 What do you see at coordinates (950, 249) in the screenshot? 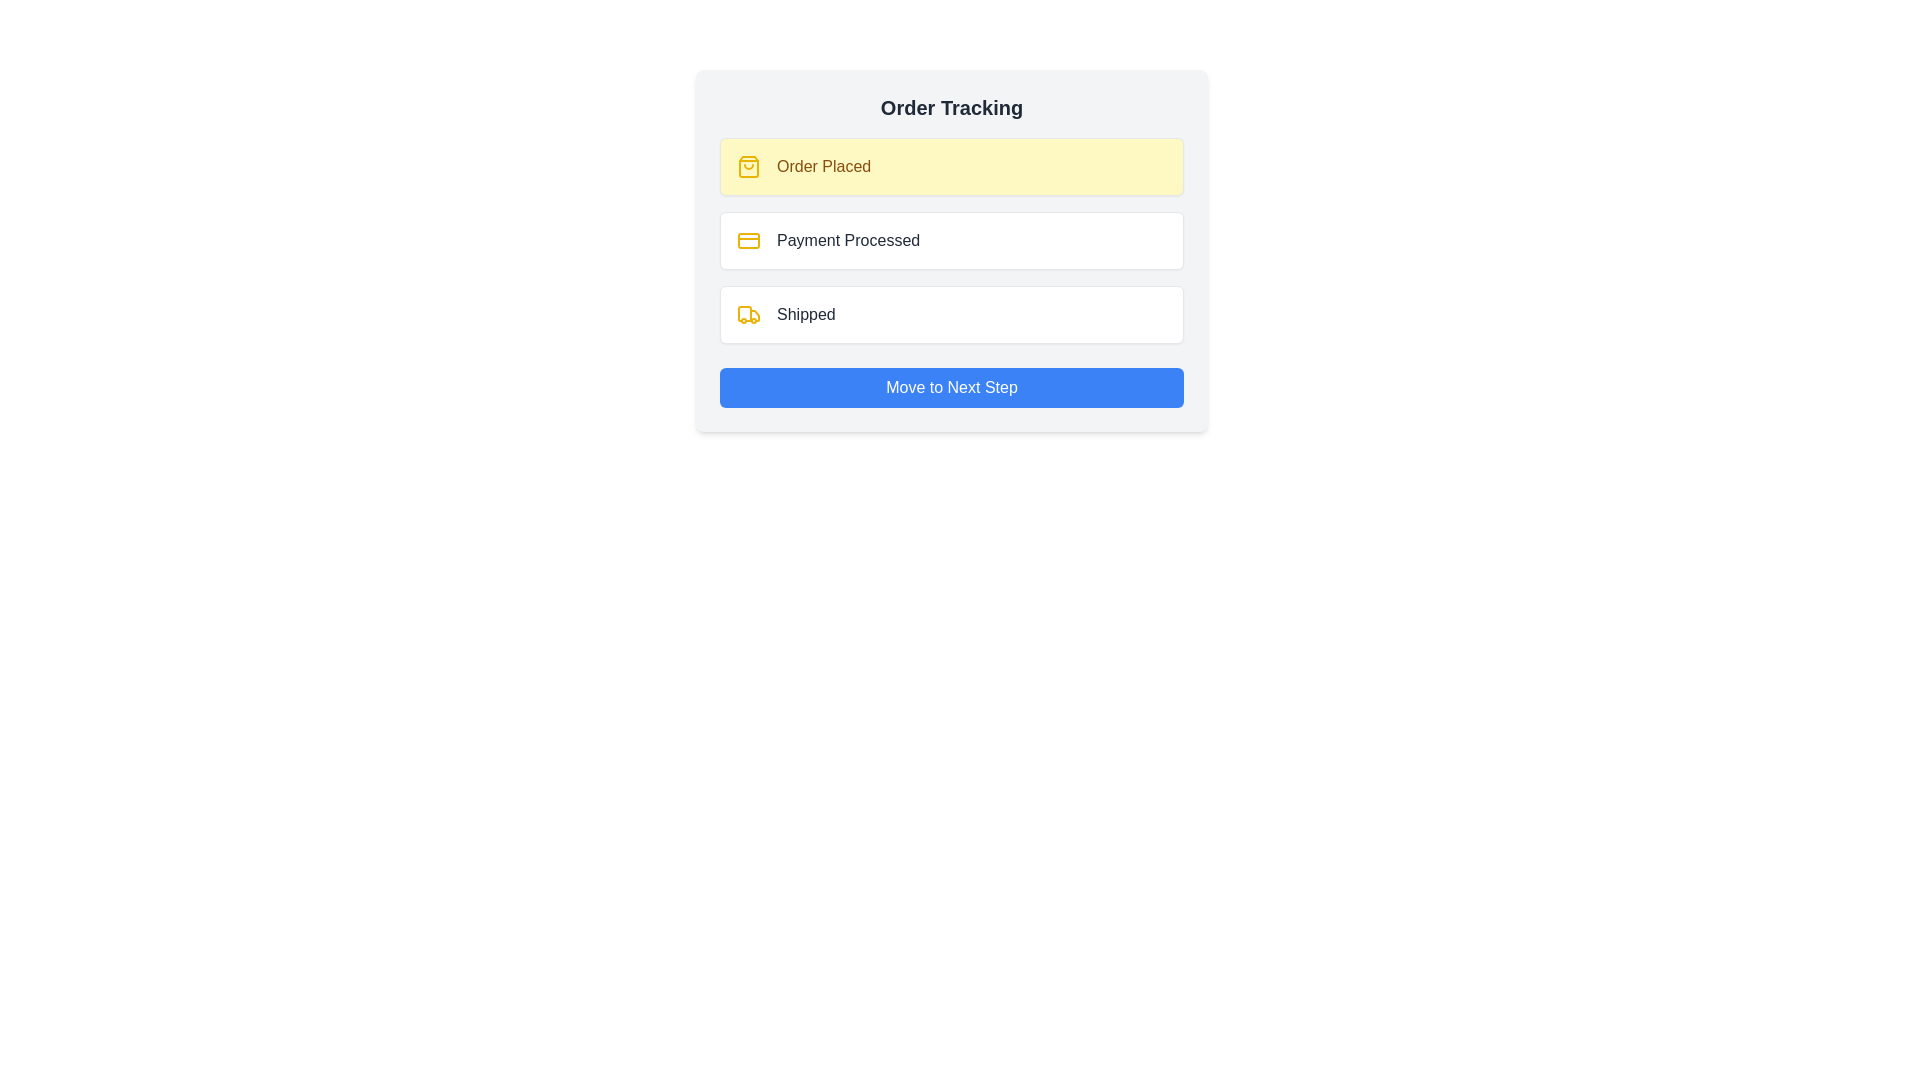
I see `the 'Payment Processed' stage in the order tracking process, which is the second entry in a vertical sequence of three steps displayed within a card` at bounding box center [950, 249].